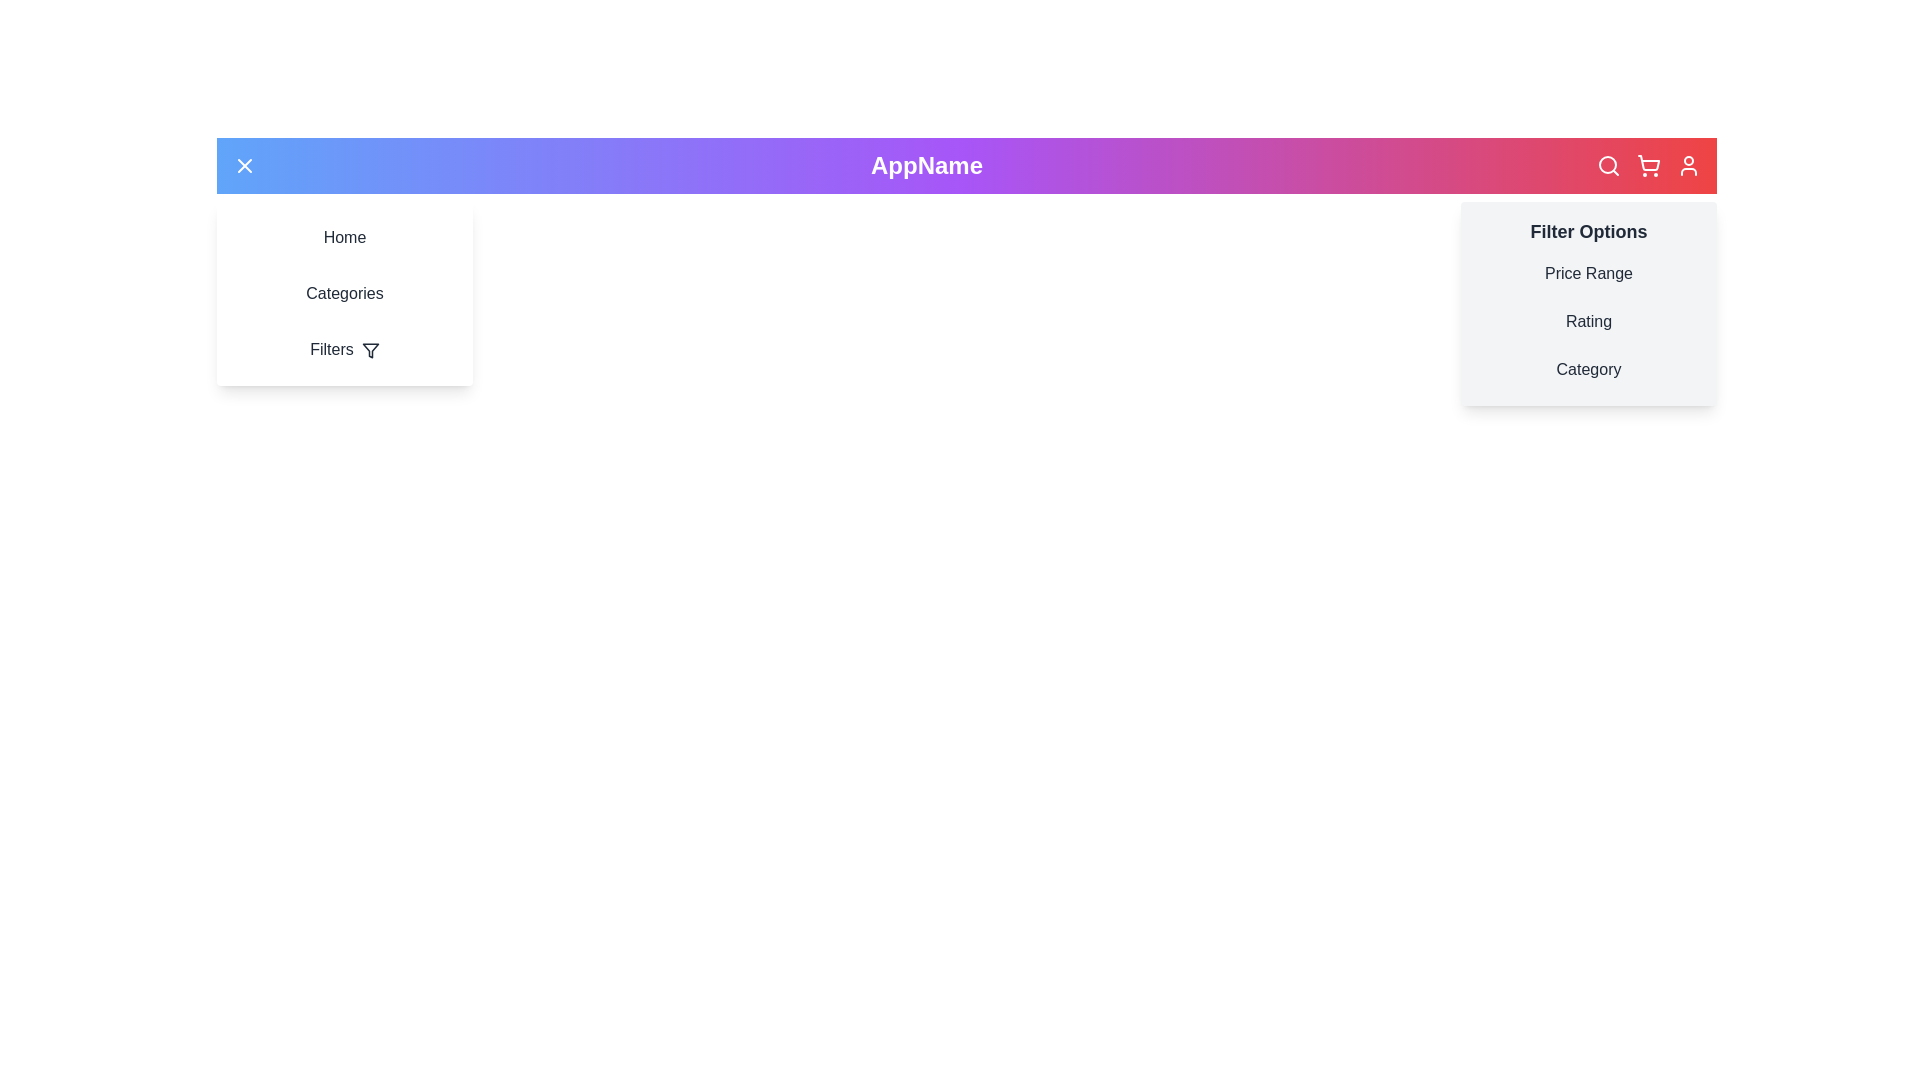 The width and height of the screenshot is (1920, 1080). I want to click on the shopping cart icon in the SVG graphic located within the navigation bar, which is visually represented in a modern line art style, so click(1649, 162).